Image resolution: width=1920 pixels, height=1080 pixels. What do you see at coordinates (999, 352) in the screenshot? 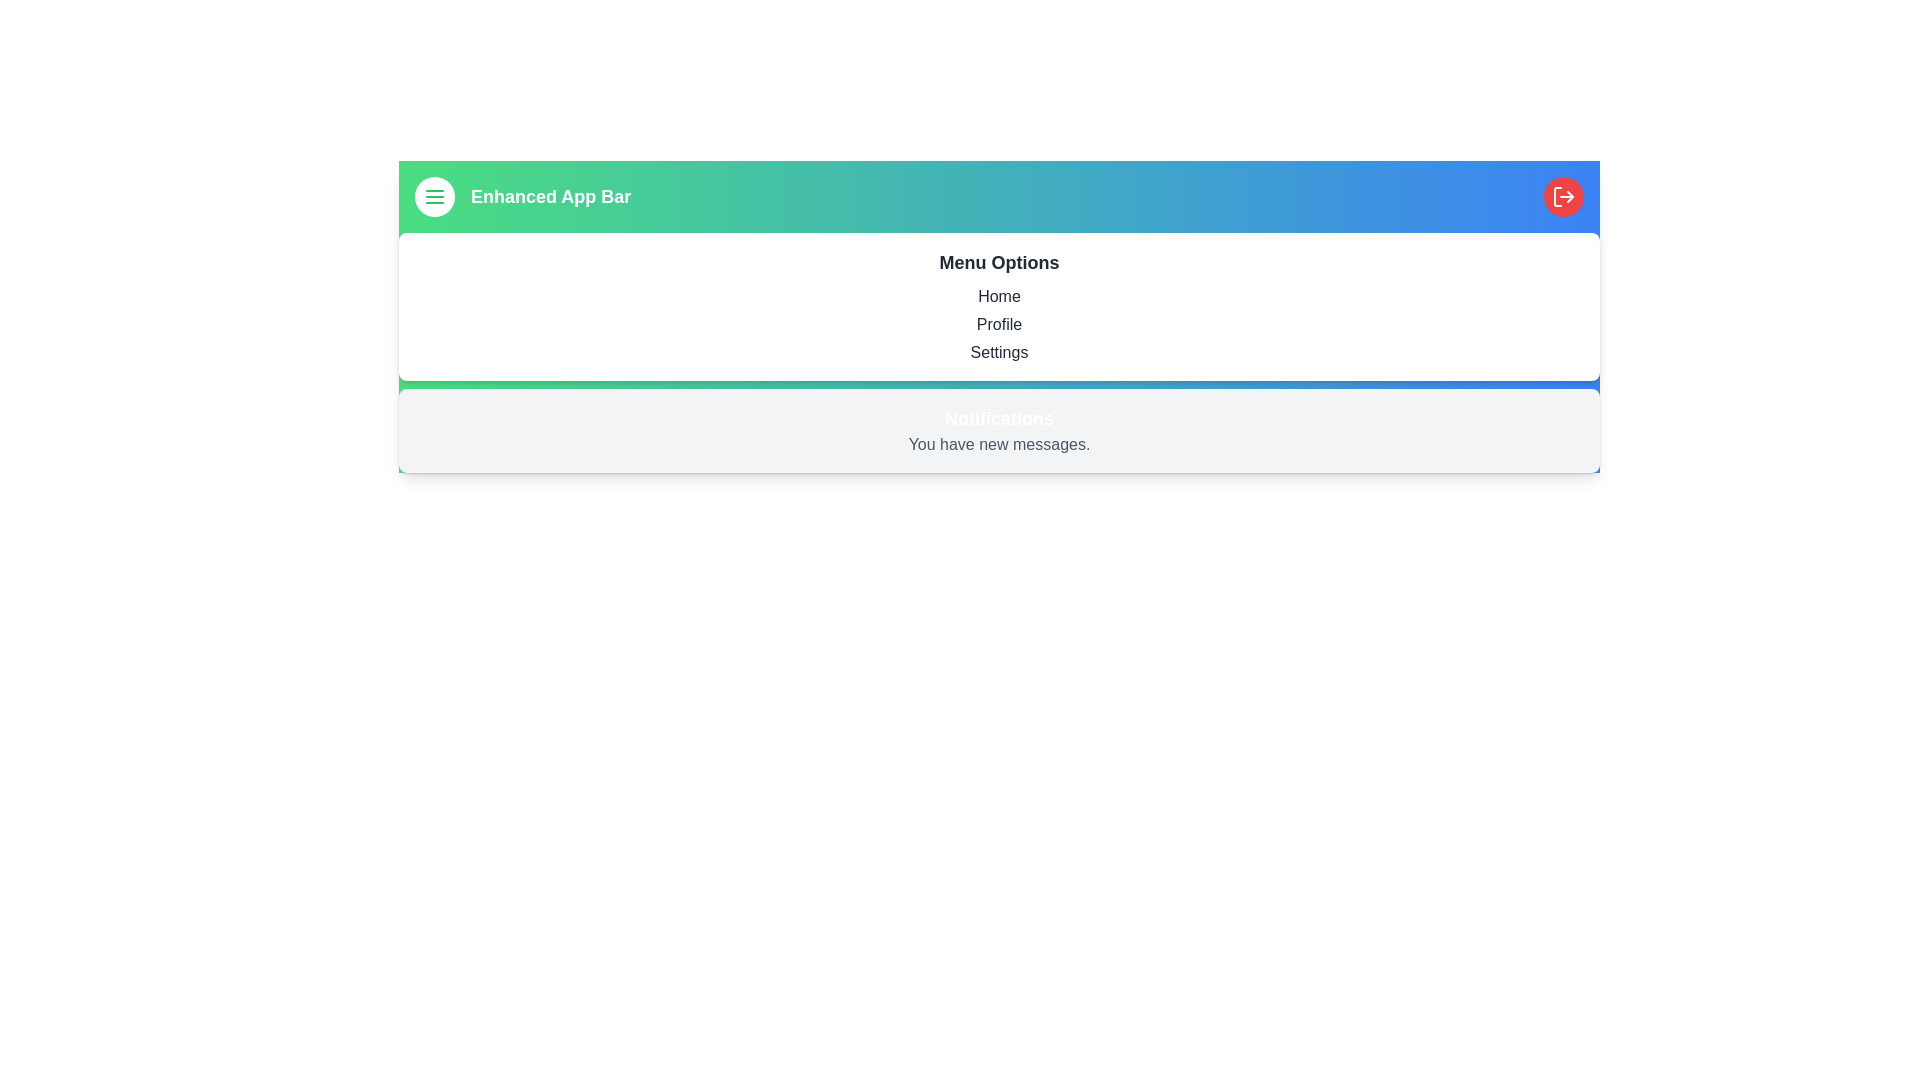
I see `the menu option Settings to navigate to the respective page` at bounding box center [999, 352].